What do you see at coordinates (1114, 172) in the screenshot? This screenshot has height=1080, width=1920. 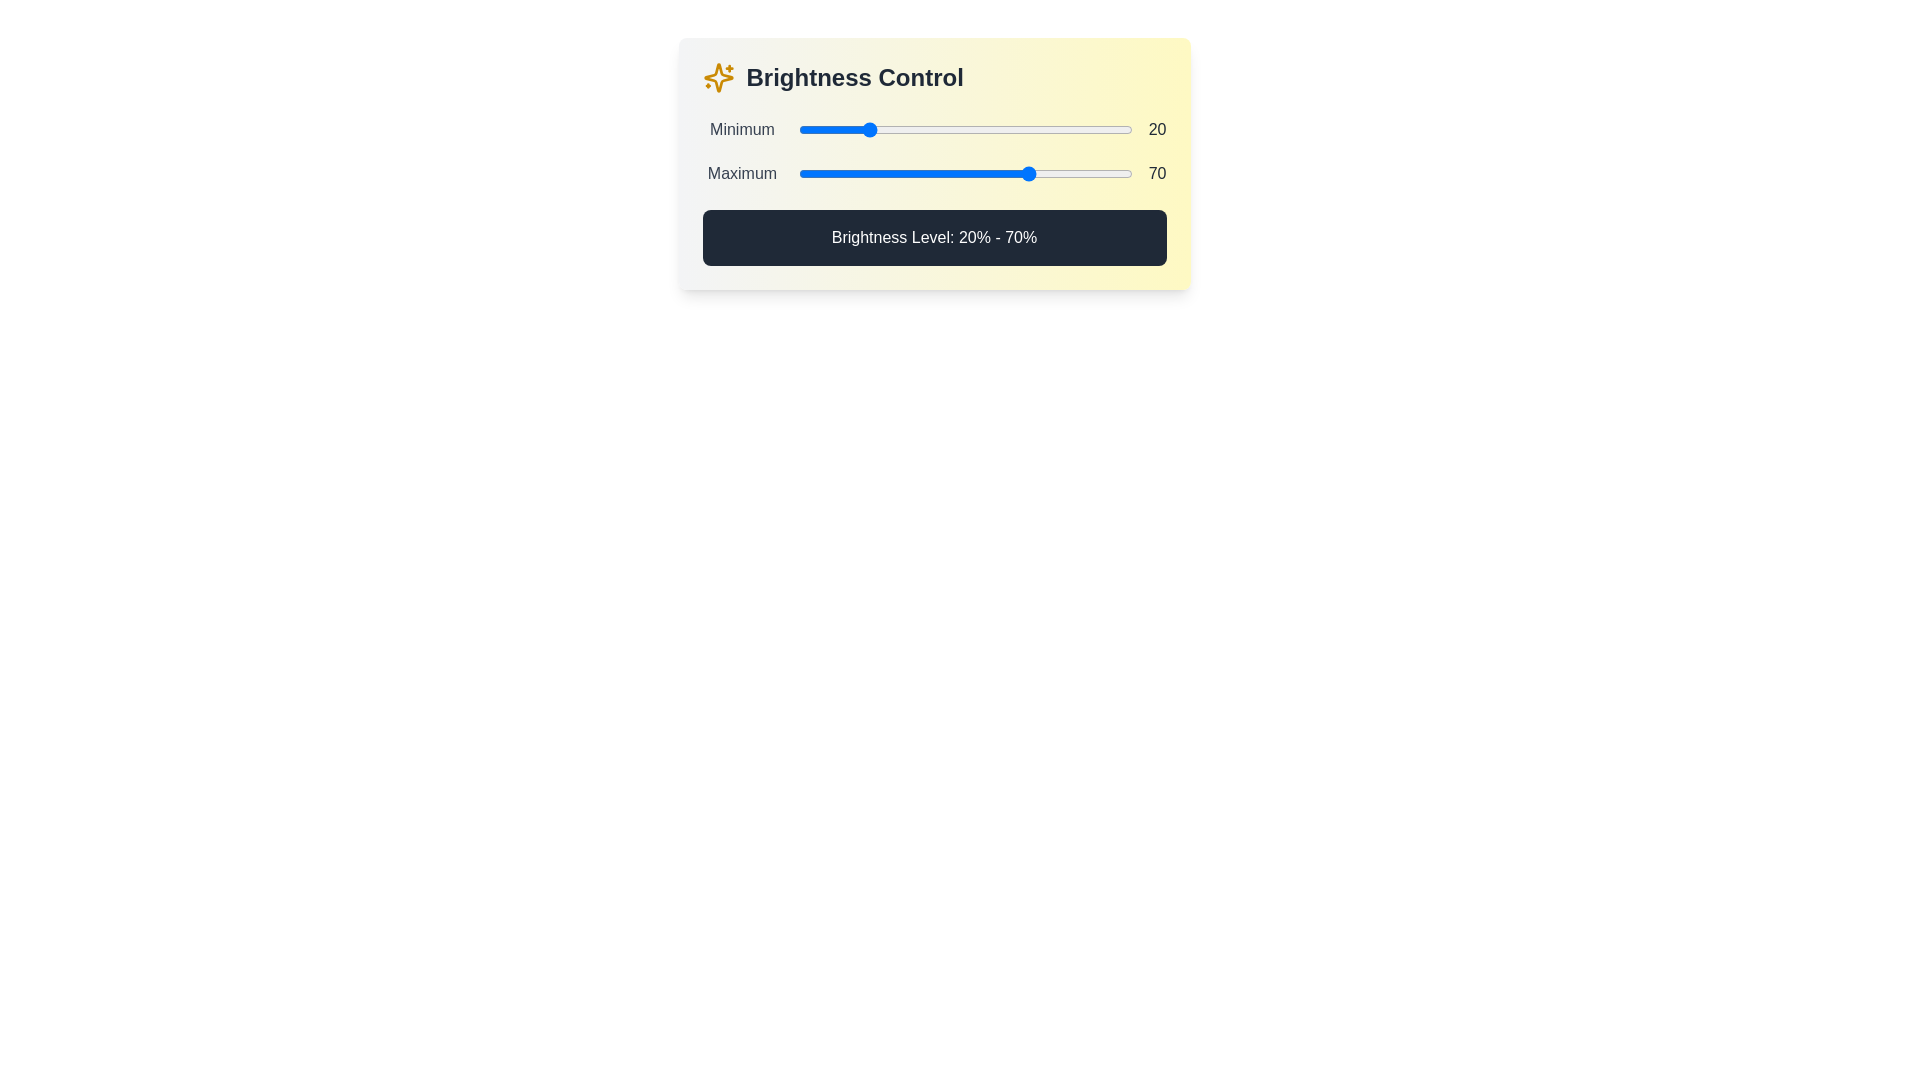 I see `the maximum brightness level to 95% by interacting with the second slider` at bounding box center [1114, 172].